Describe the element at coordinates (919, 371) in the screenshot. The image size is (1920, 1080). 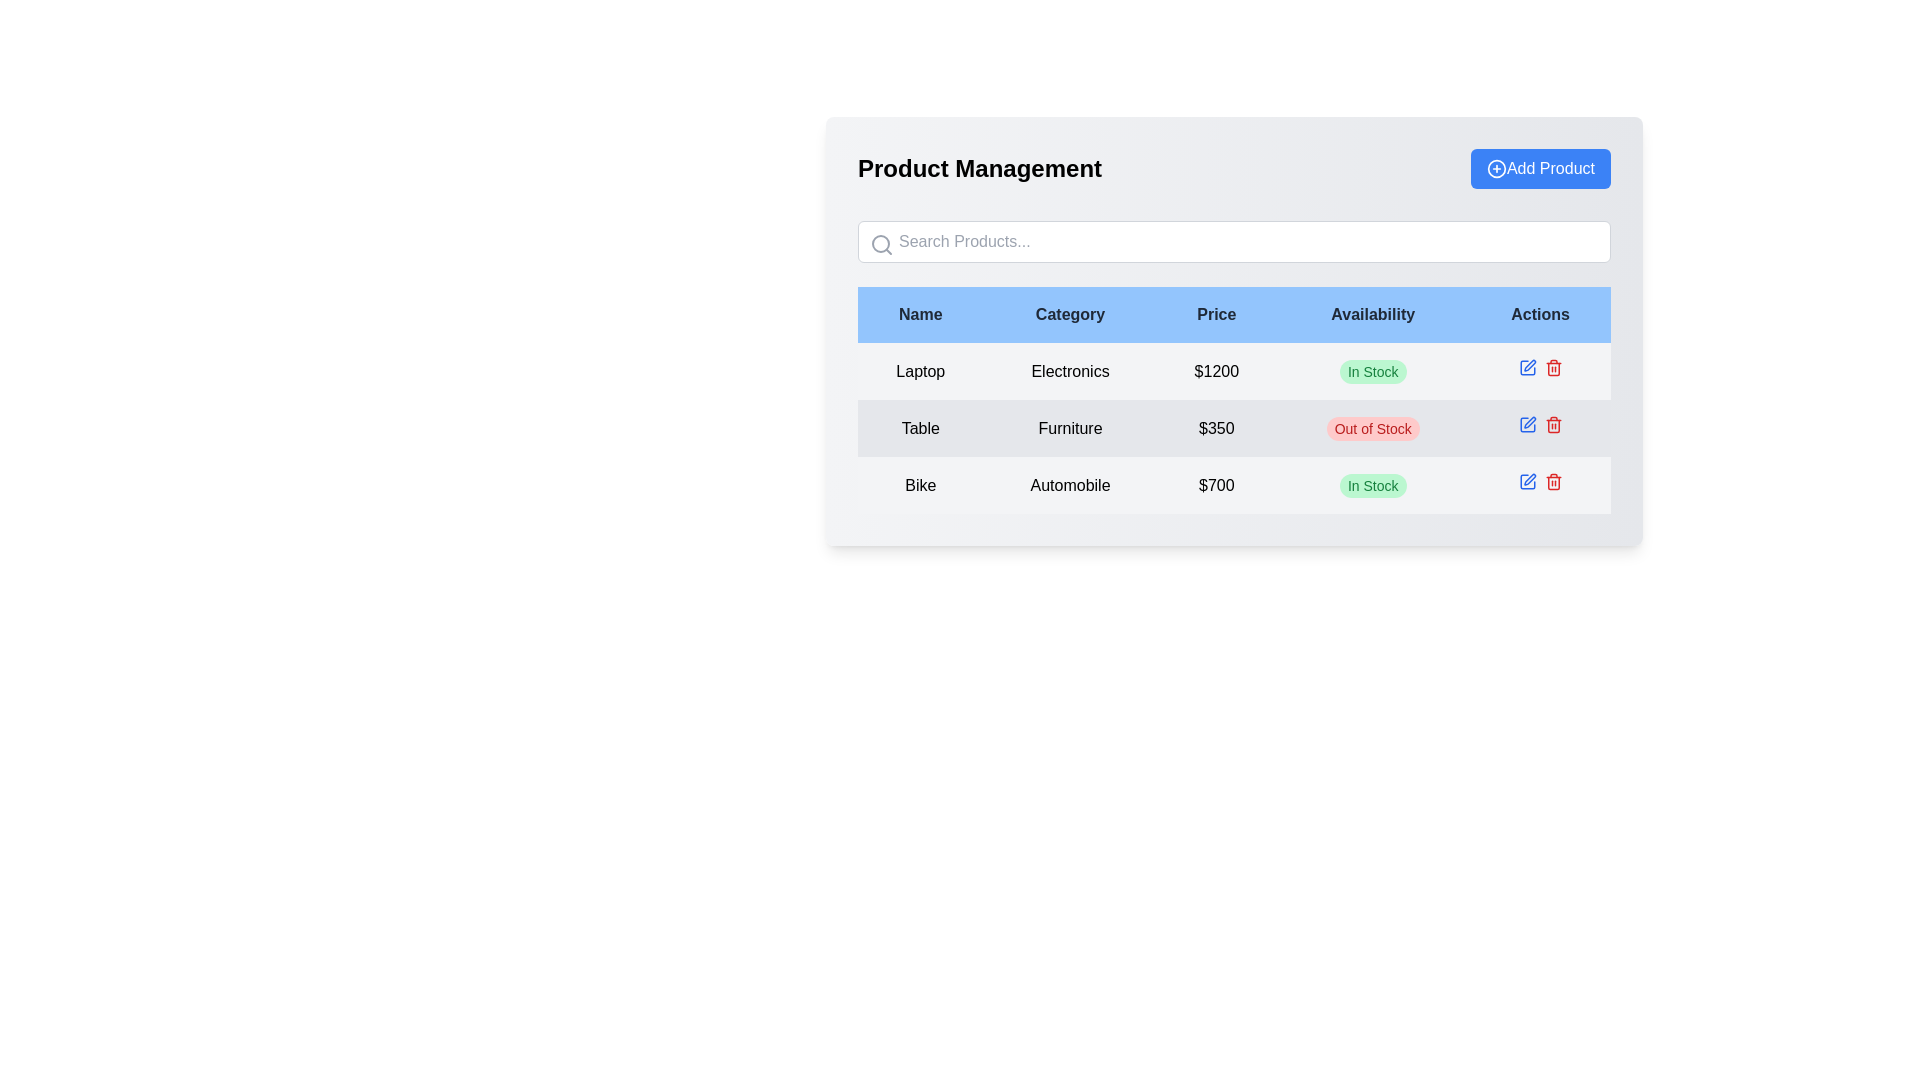
I see `the text label displaying 'Laptop' in black font, which is part of a table's first column labeled 'Name'` at that location.